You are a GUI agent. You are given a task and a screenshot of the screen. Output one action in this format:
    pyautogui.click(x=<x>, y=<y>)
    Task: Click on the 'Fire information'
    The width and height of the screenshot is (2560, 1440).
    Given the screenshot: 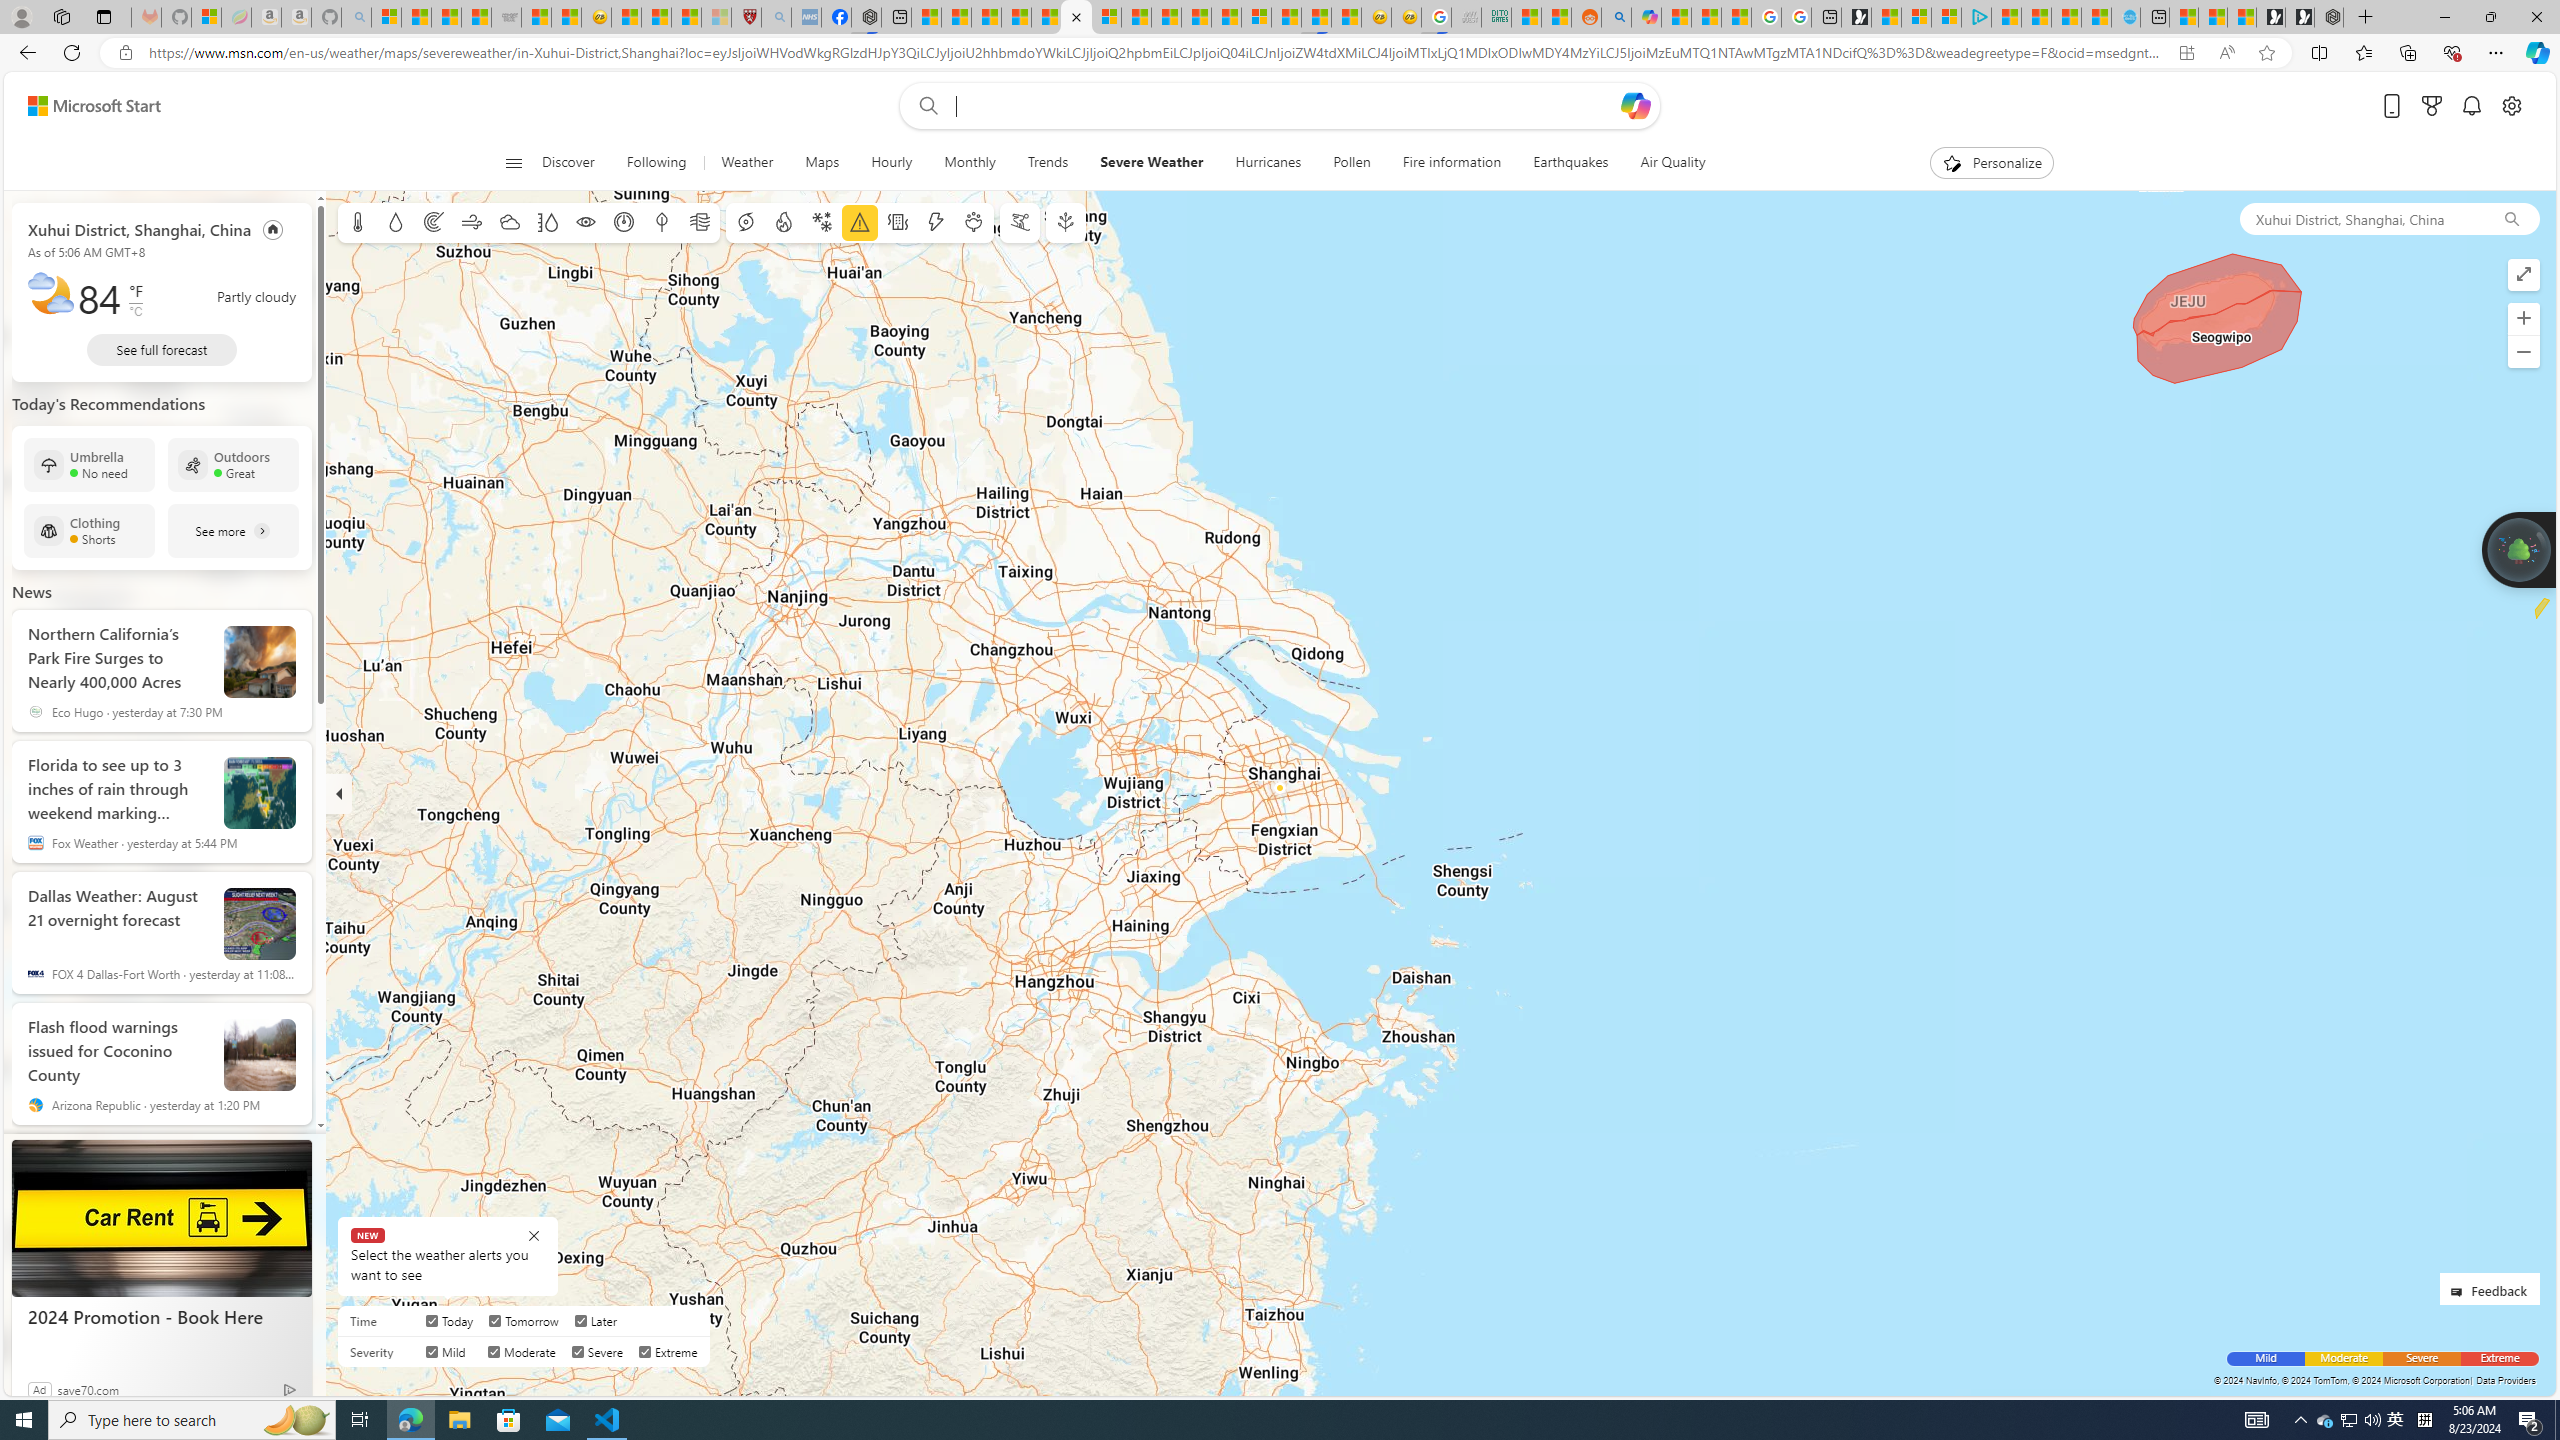 What is the action you would take?
    pyautogui.click(x=1451, y=162)
    